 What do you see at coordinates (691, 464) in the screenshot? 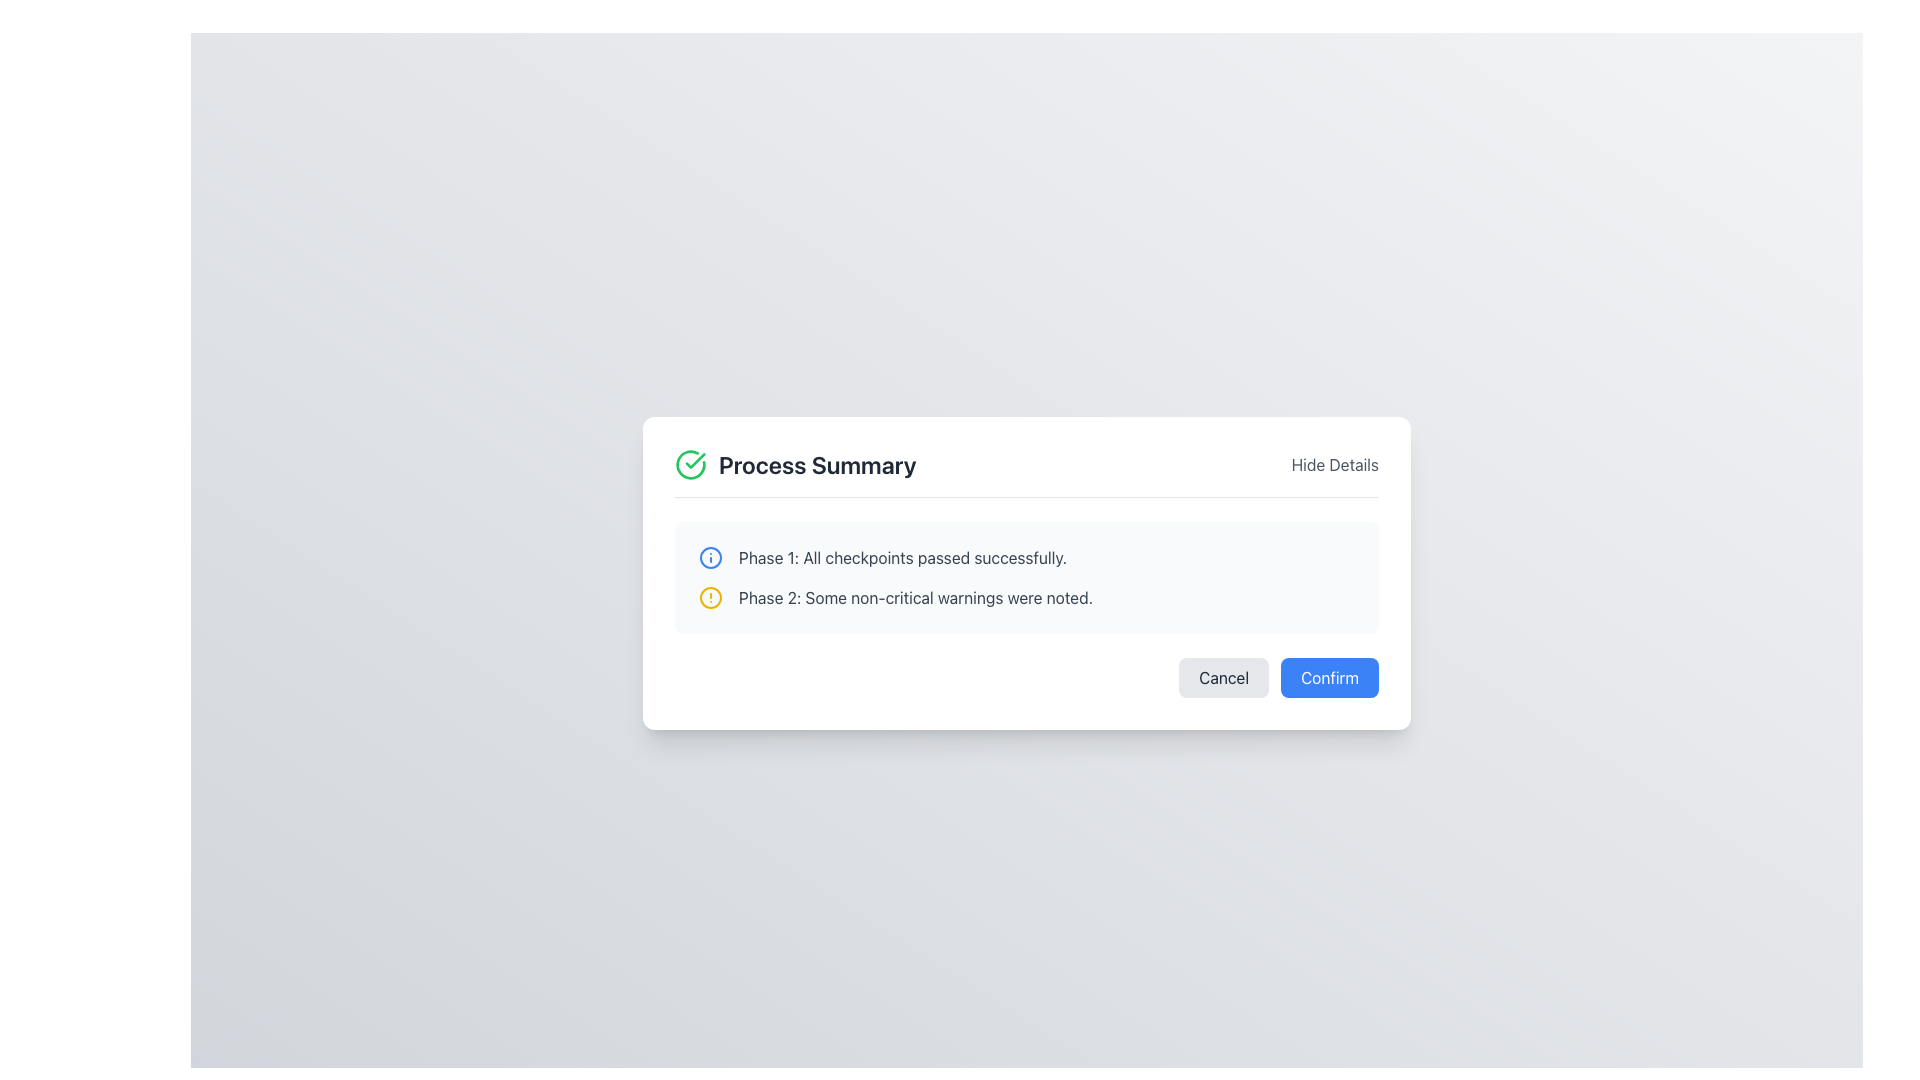
I see `the success icon located to the immediate left of the 'Process Summary' text, indicating completion or approval` at bounding box center [691, 464].